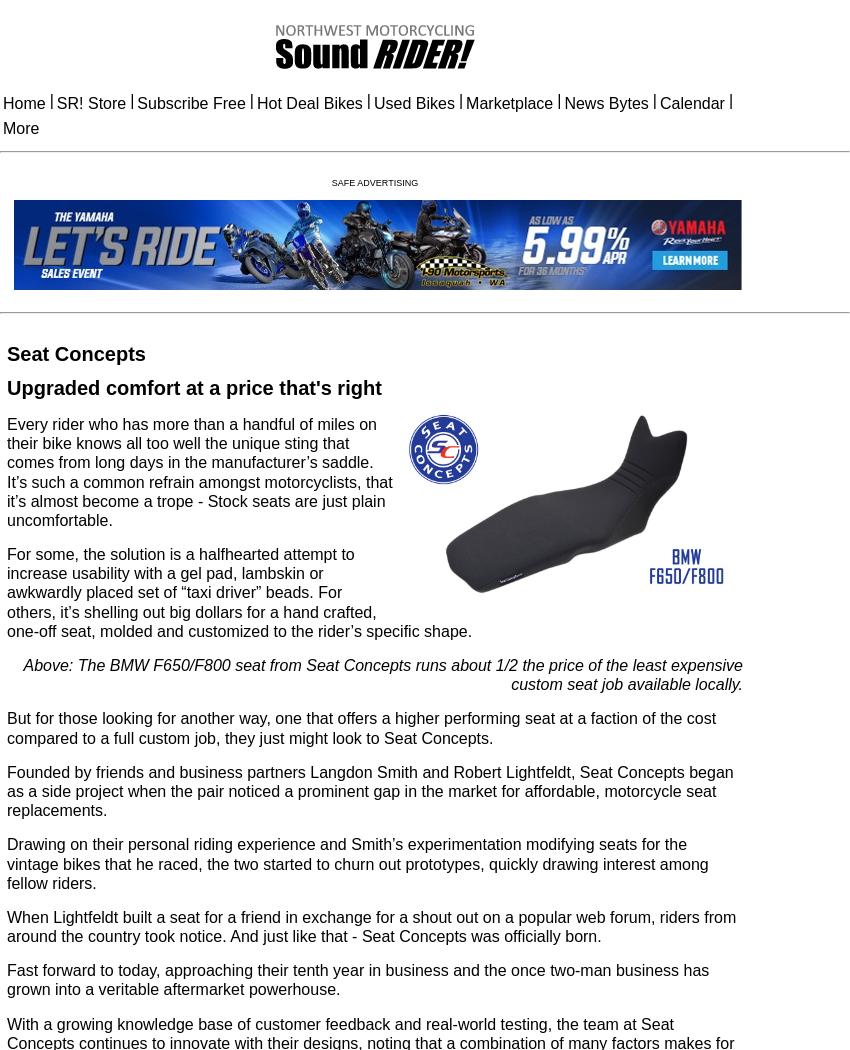 The width and height of the screenshot is (850, 1050). I want to click on 'Above: The BMW F650/F800 seat from Seat Concepts runs about 1/2 the price of the least expensive custom seat job available locally.', so click(22, 675).